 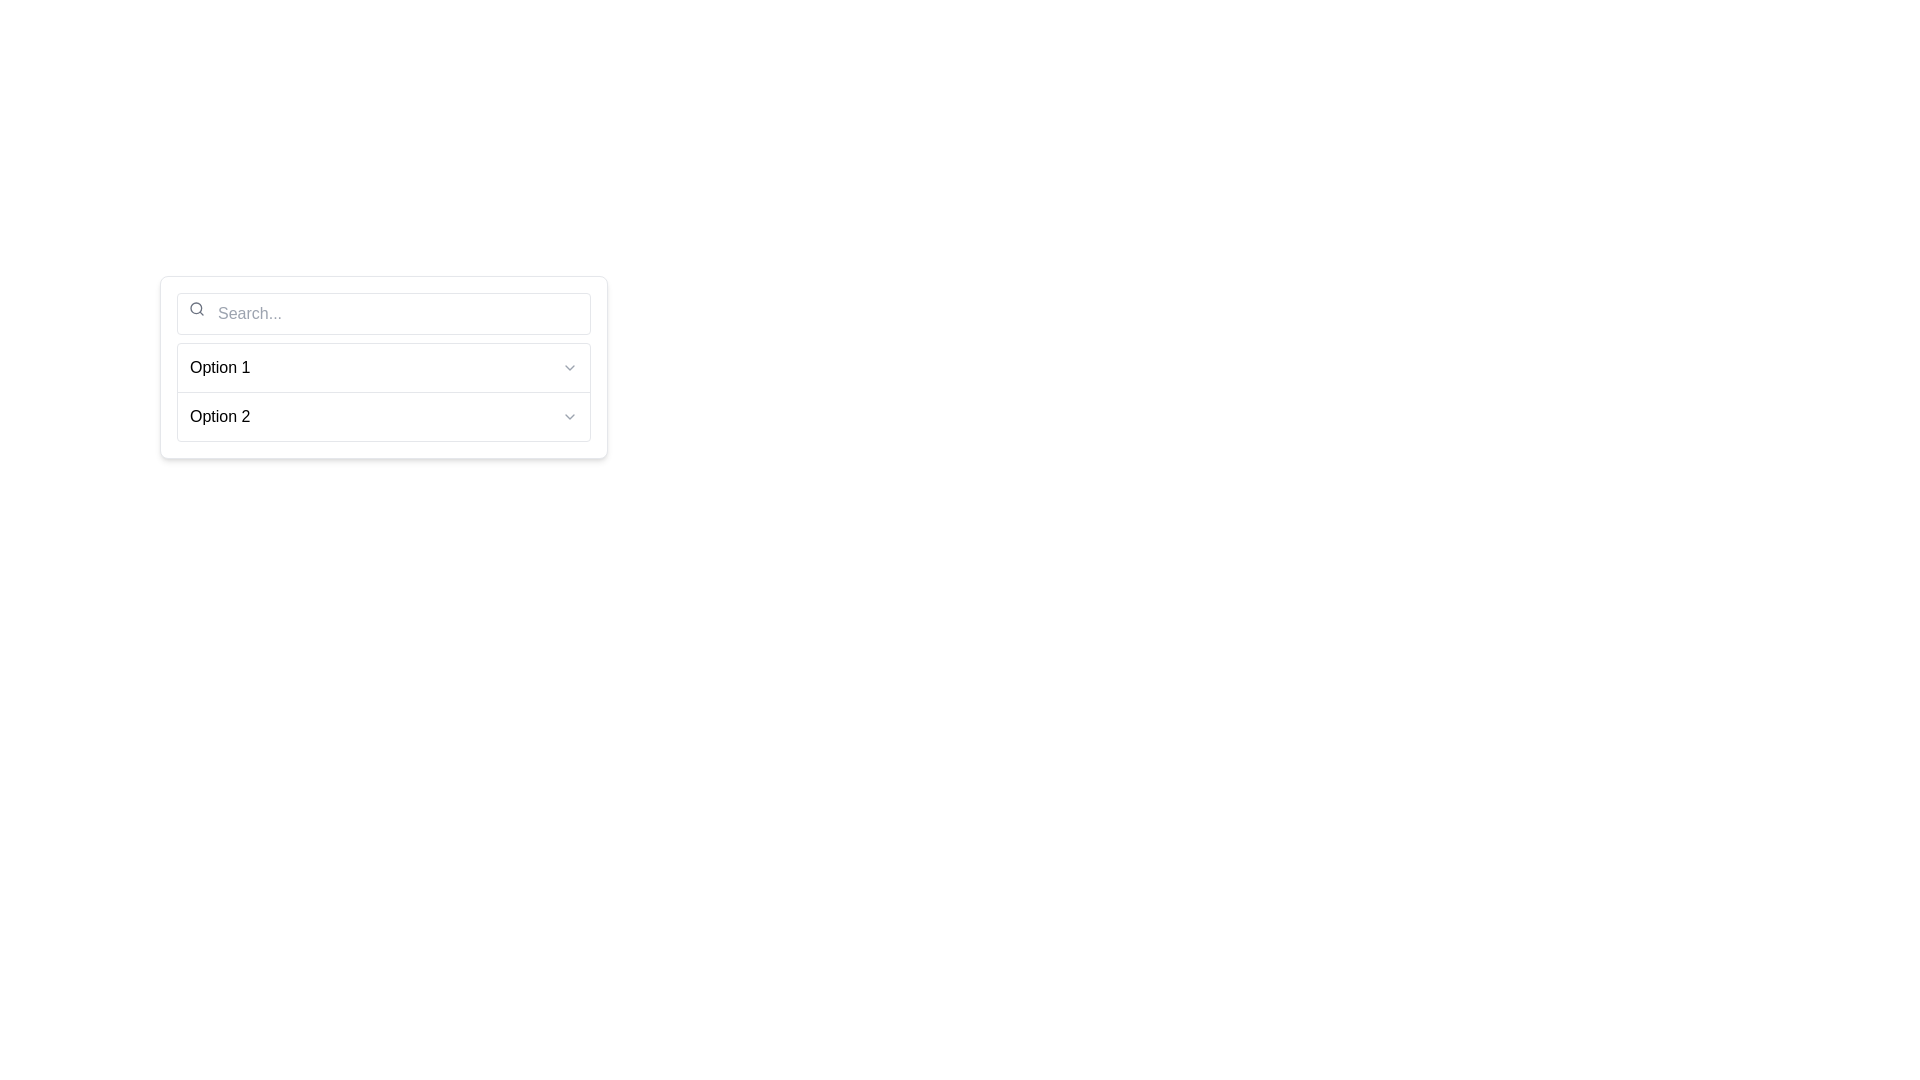 I want to click on the dropdown trigger icon next to the 'Option 1' label, so click(x=569, y=367).